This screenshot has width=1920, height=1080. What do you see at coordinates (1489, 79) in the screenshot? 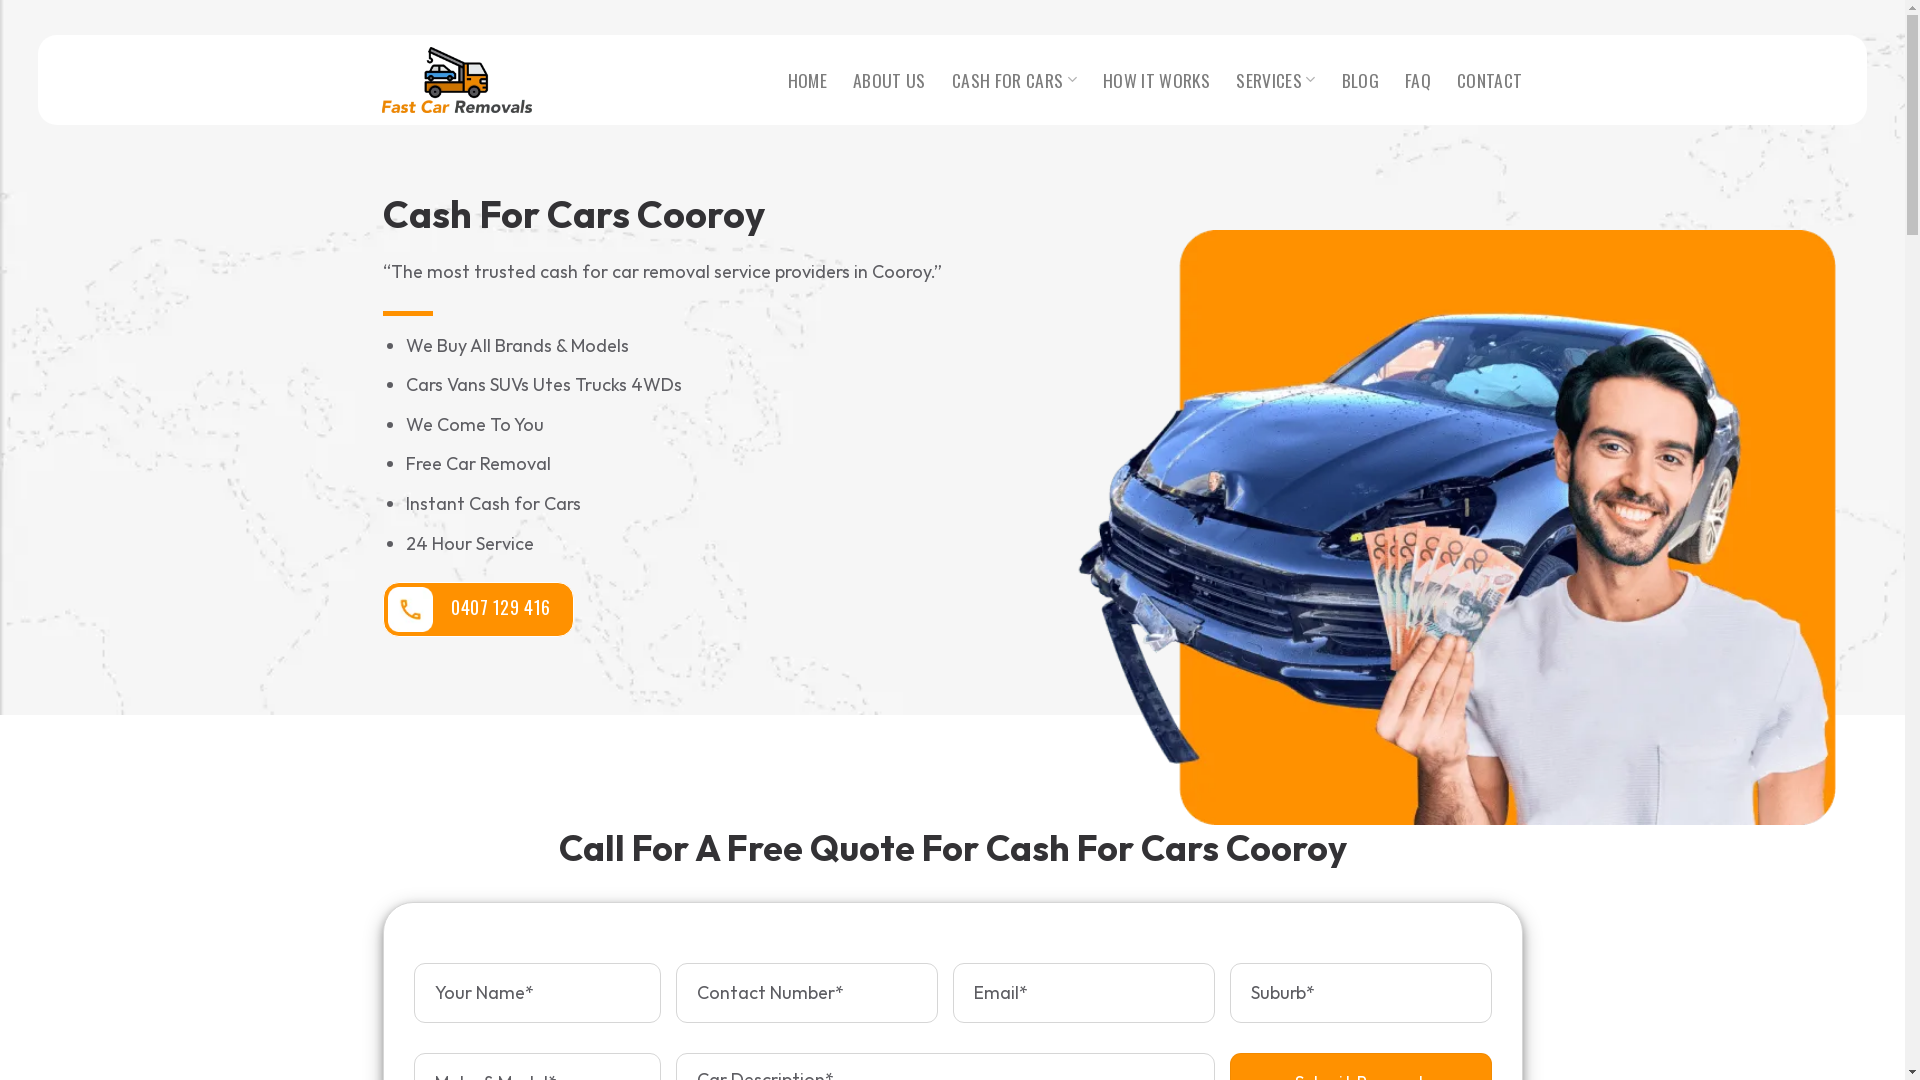
I see `'CONTACT'` at bounding box center [1489, 79].